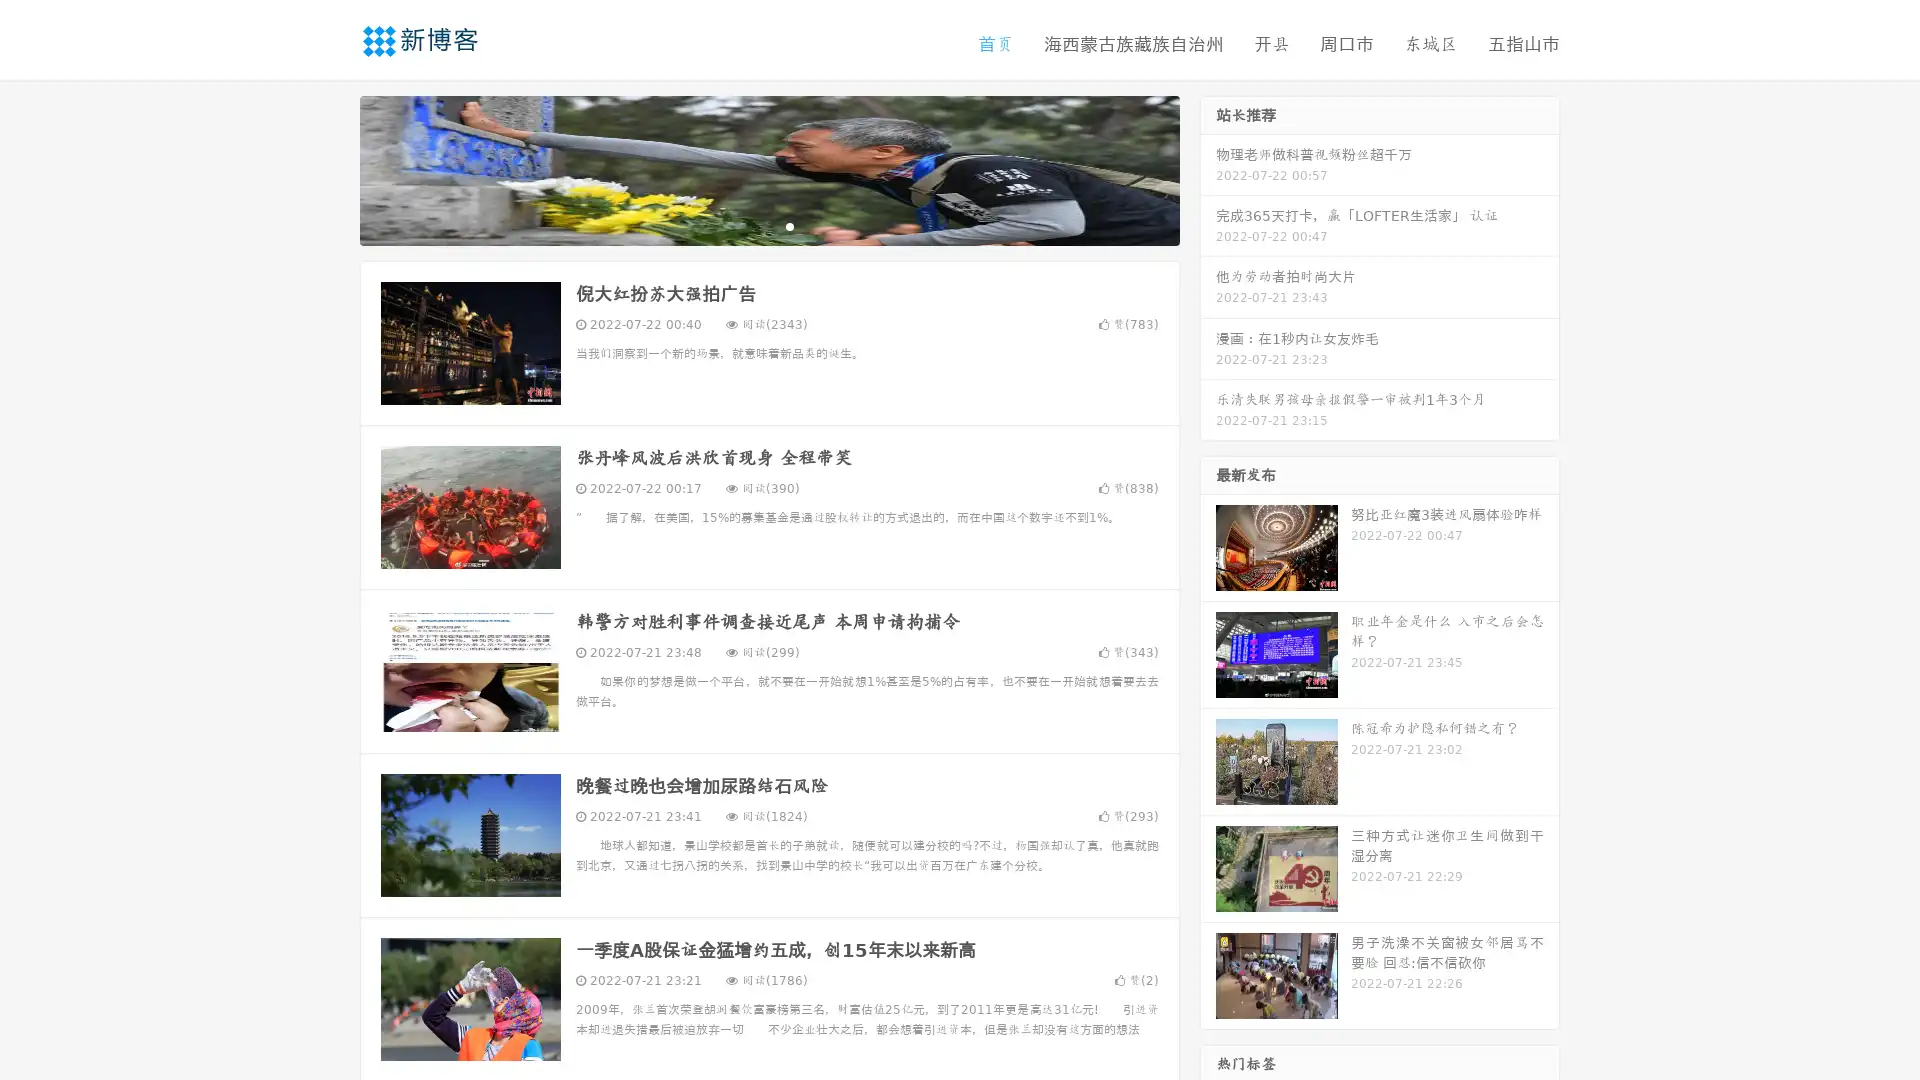  I want to click on Previous slide, so click(330, 168).